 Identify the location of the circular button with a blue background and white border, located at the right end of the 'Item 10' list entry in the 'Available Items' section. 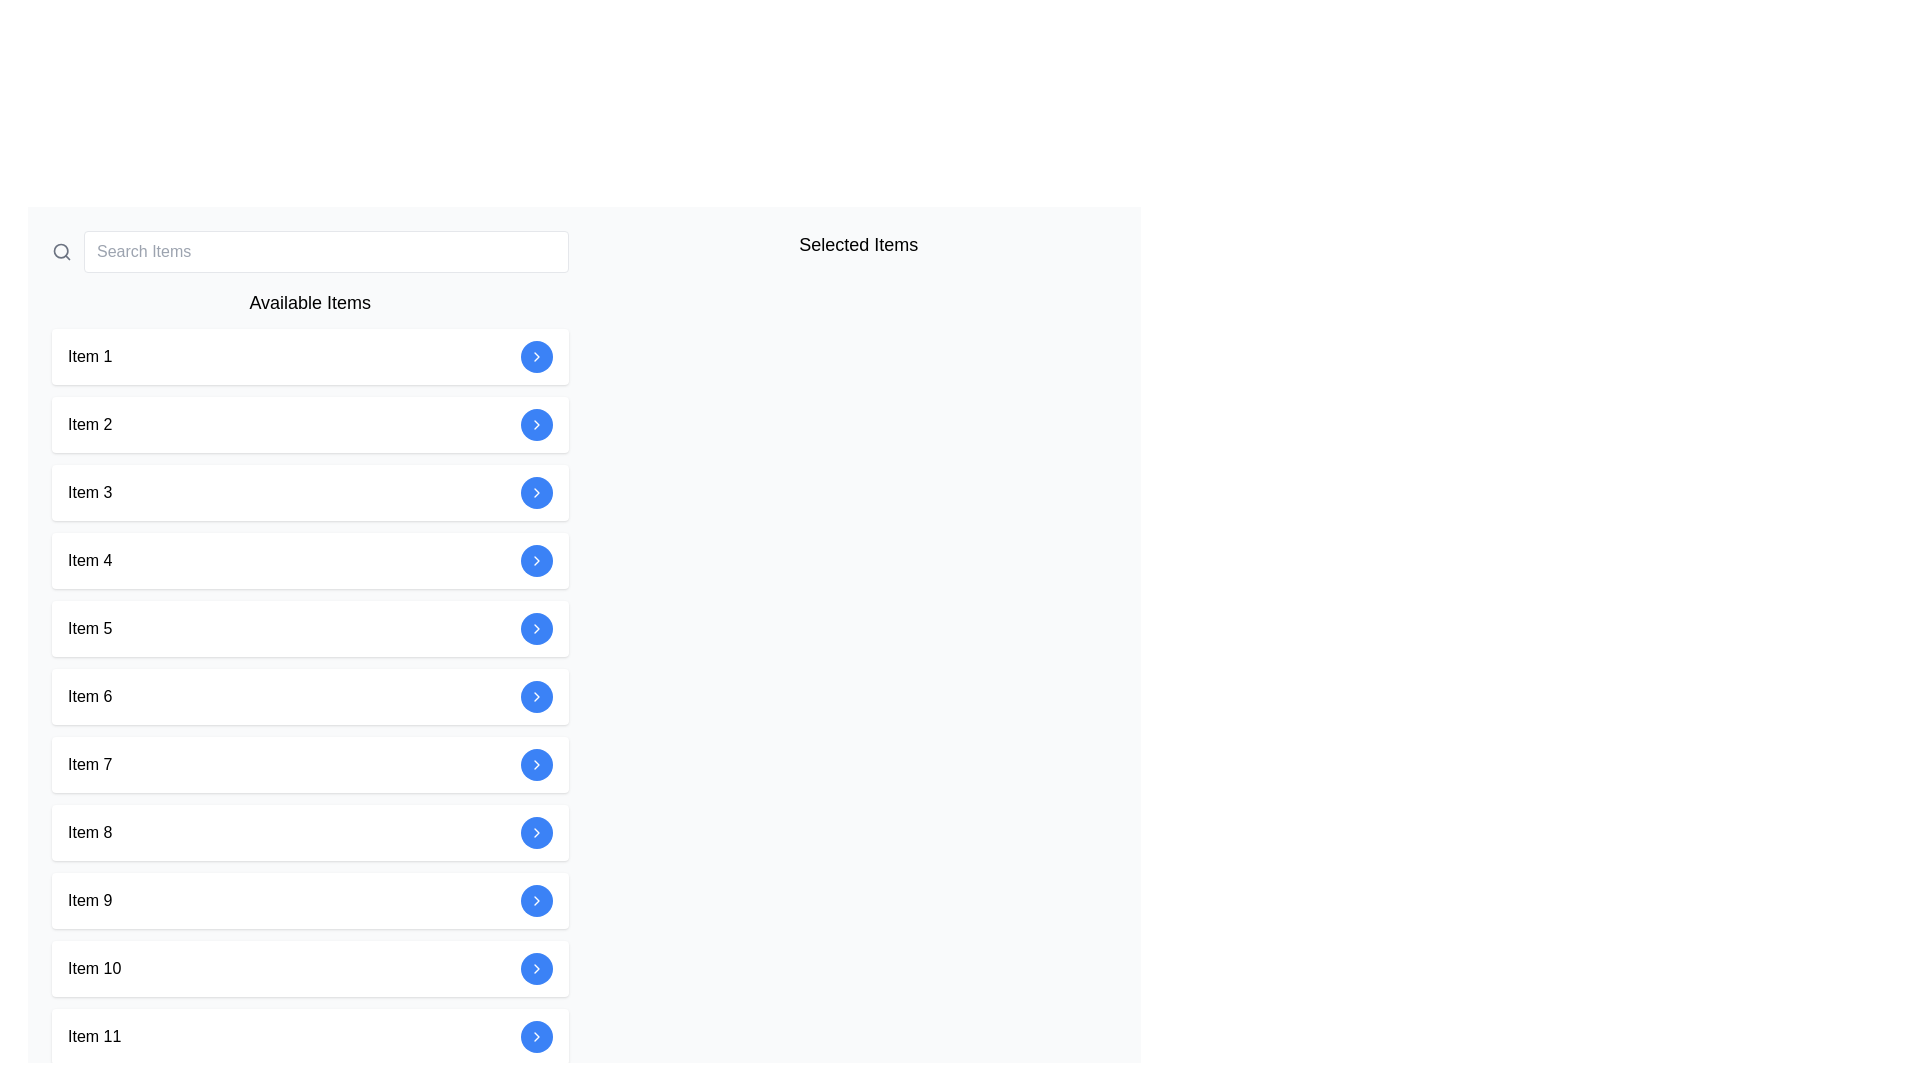
(536, 967).